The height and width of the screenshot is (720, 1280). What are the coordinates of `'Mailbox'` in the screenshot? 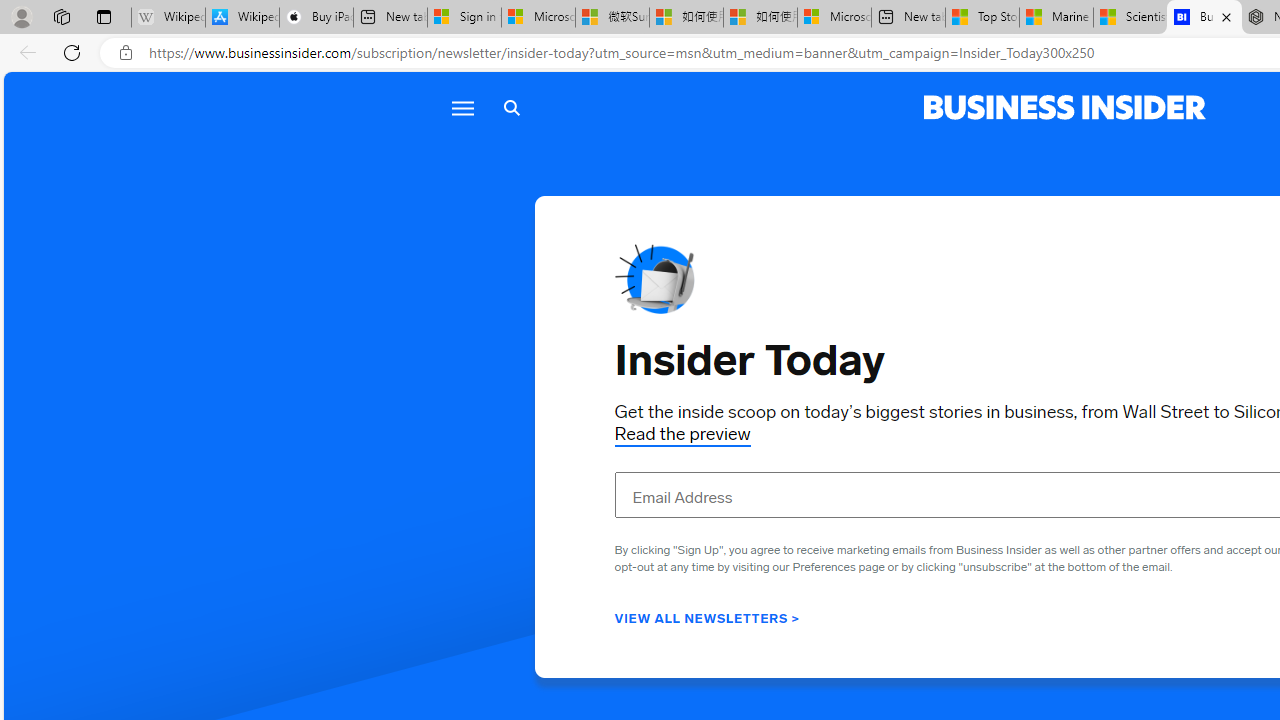 It's located at (654, 279).